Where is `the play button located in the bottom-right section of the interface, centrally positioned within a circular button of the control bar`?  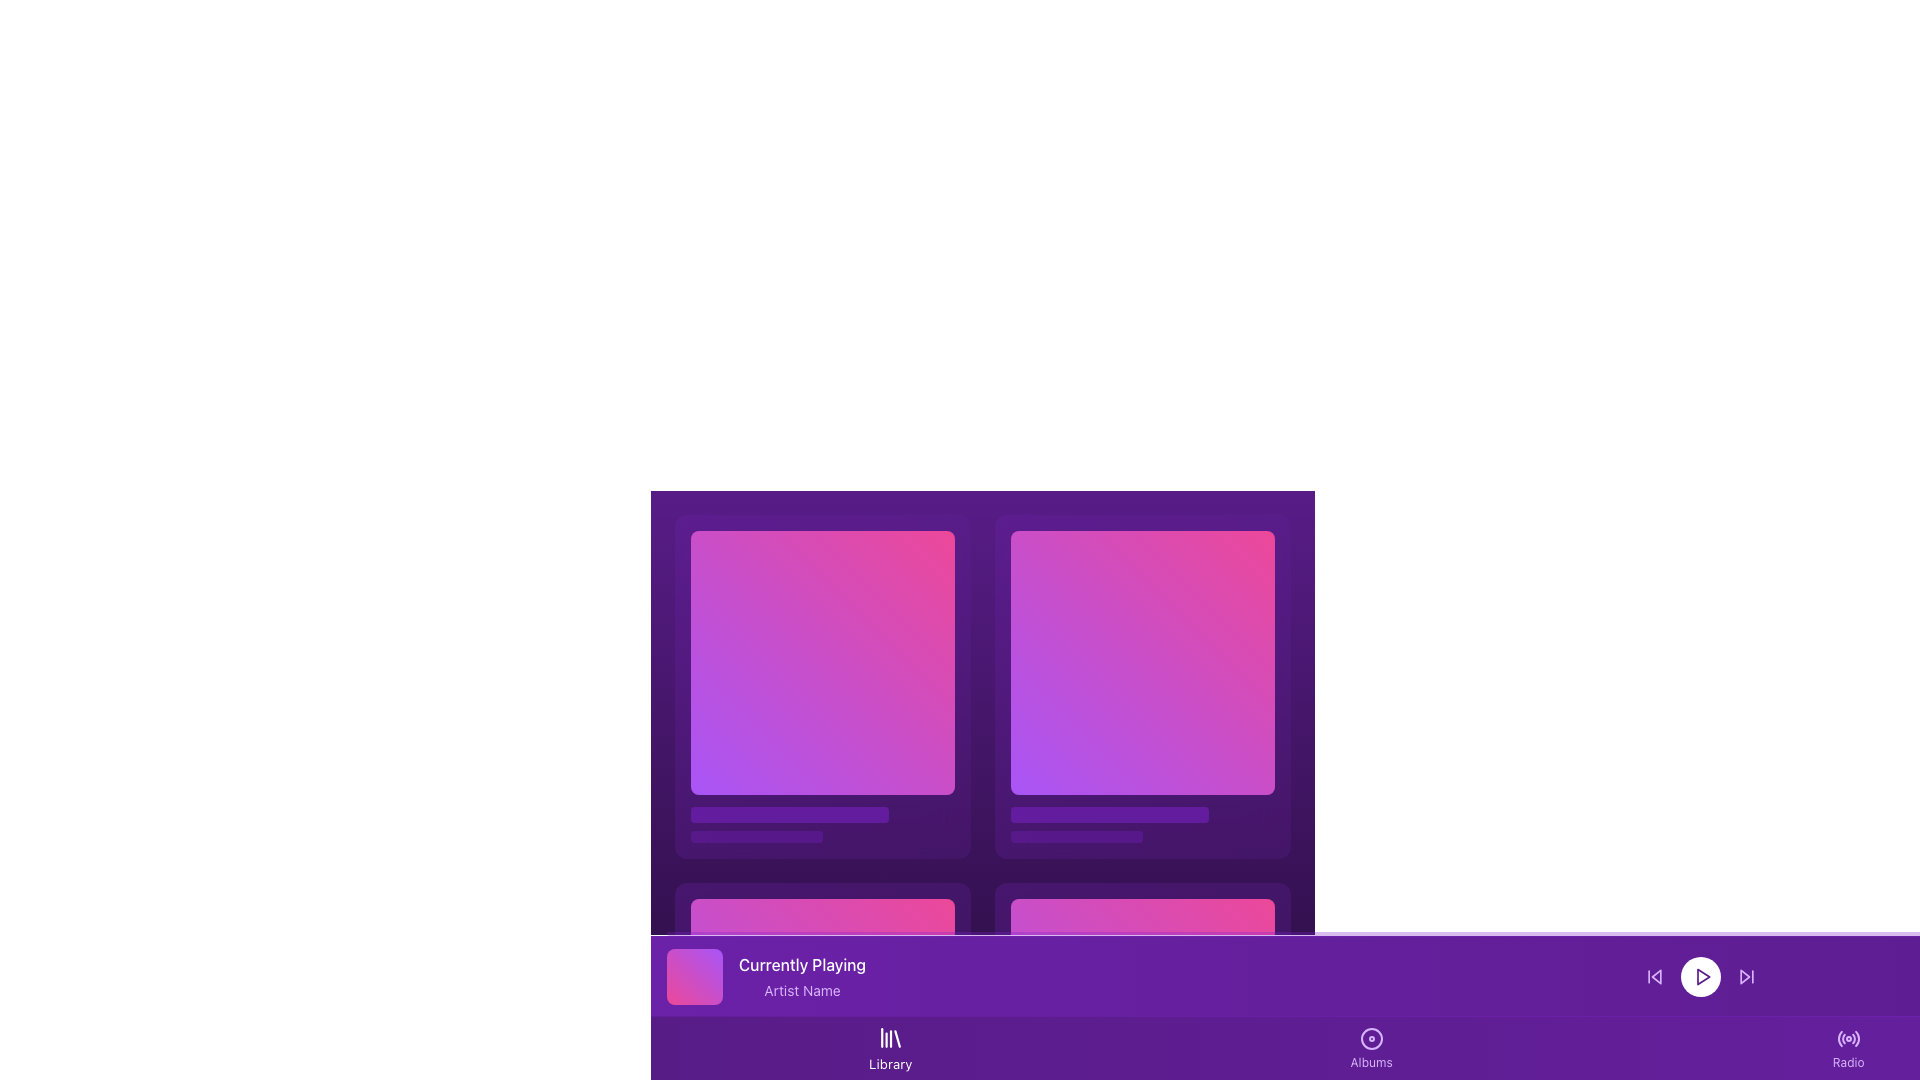 the play button located in the bottom-right section of the interface, centrally positioned within a circular button of the control bar is located at coordinates (1701, 975).